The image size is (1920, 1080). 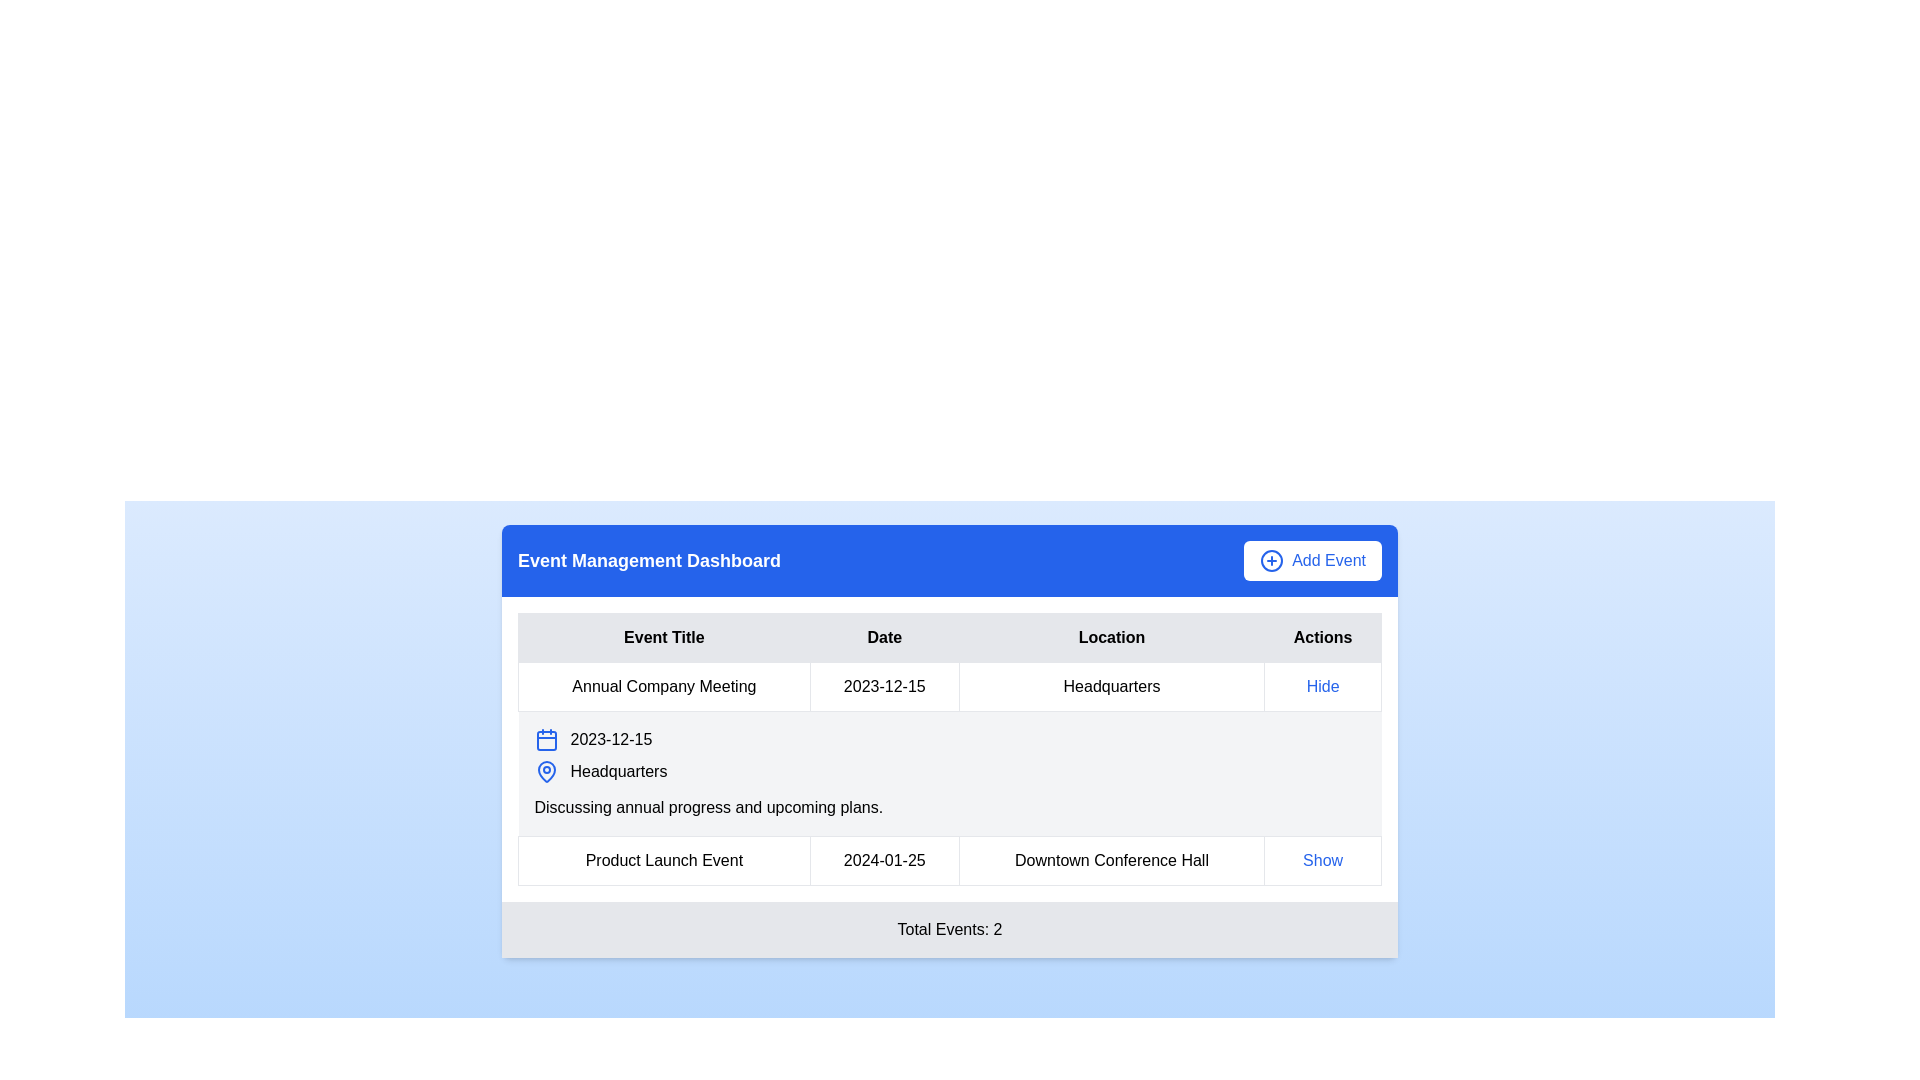 What do you see at coordinates (610, 740) in the screenshot?
I see `the Text Label displaying the date associated with an event in the second column of the first row on the dashboard table, located next to a calendar icon` at bounding box center [610, 740].